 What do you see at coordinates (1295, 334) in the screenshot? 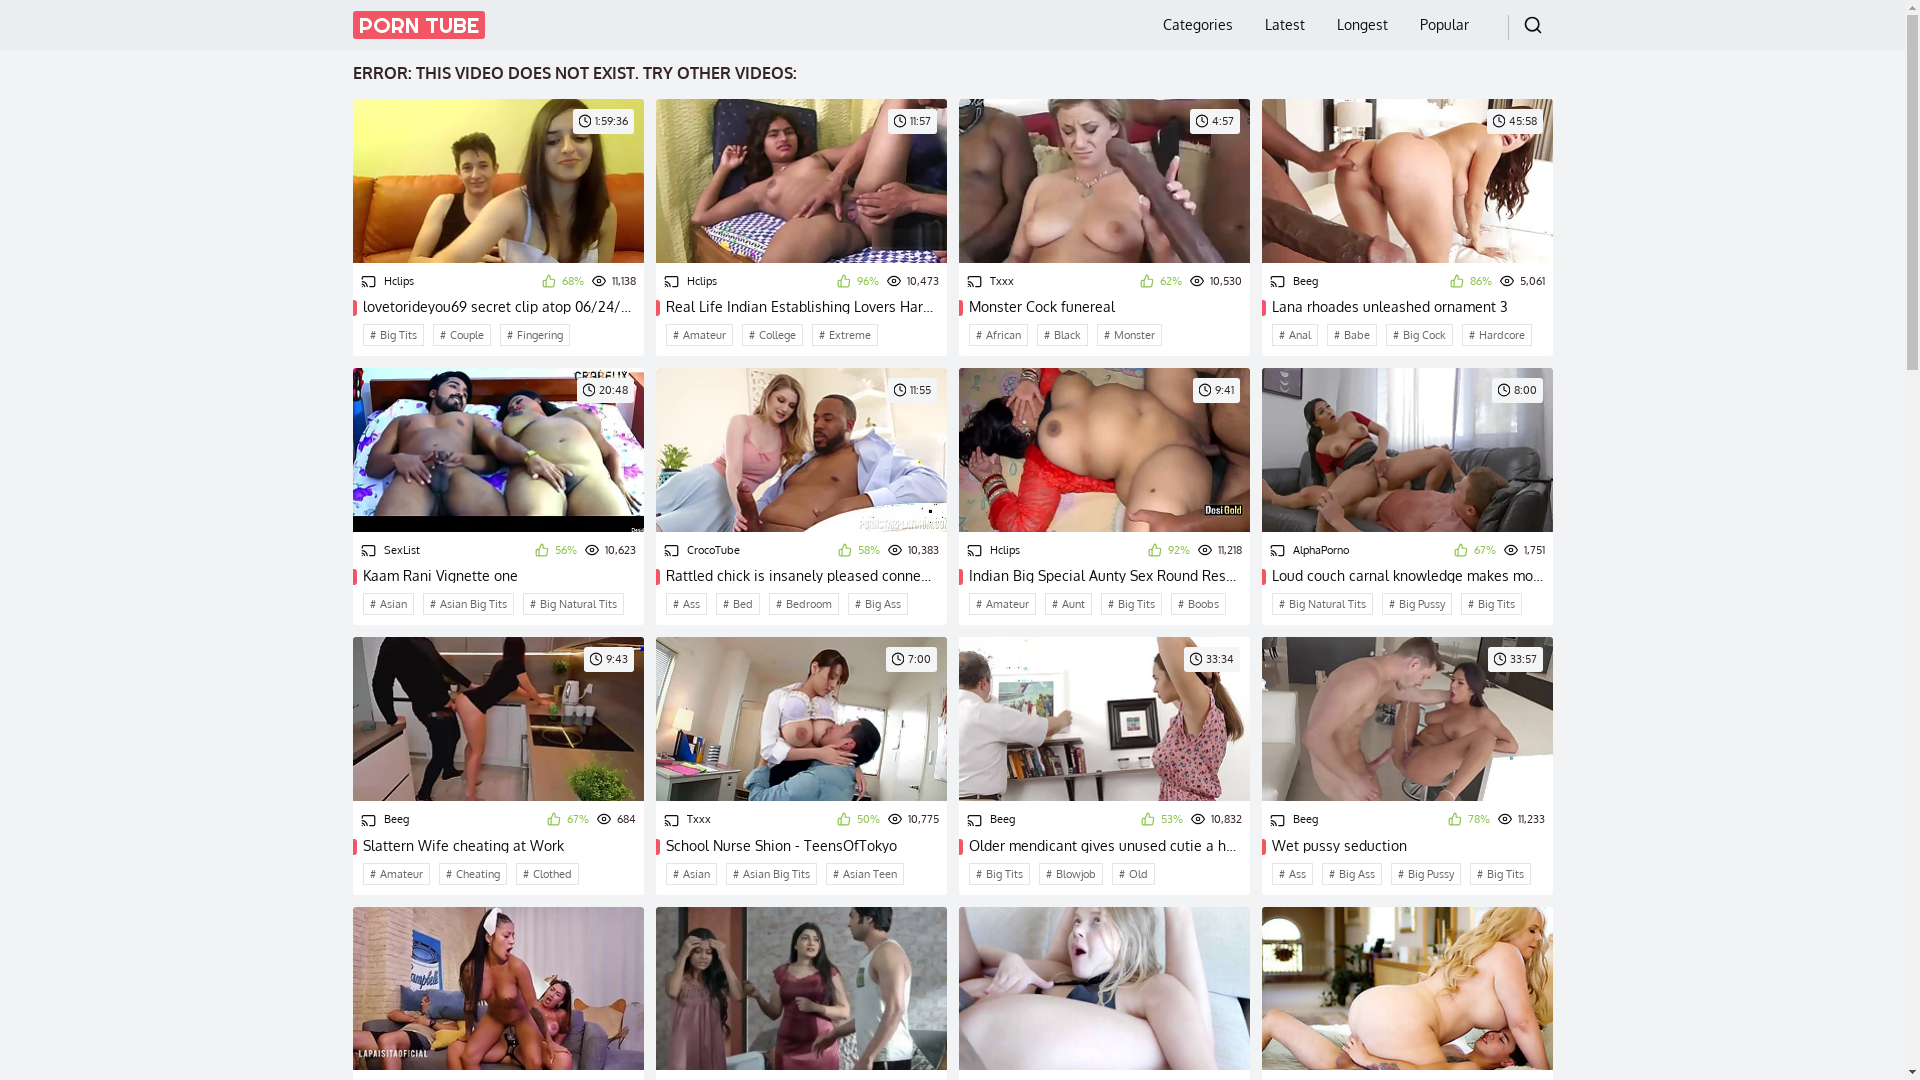
I see `'Anal'` at bounding box center [1295, 334].